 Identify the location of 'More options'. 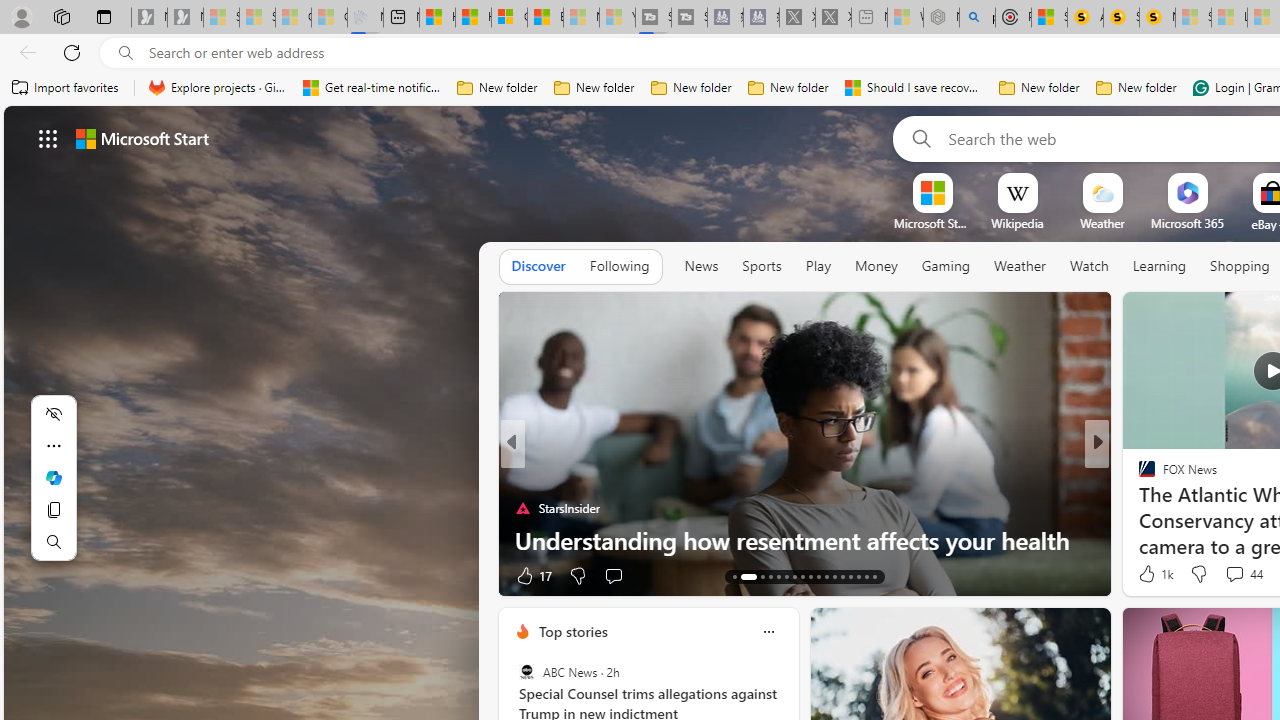
(767, 631).